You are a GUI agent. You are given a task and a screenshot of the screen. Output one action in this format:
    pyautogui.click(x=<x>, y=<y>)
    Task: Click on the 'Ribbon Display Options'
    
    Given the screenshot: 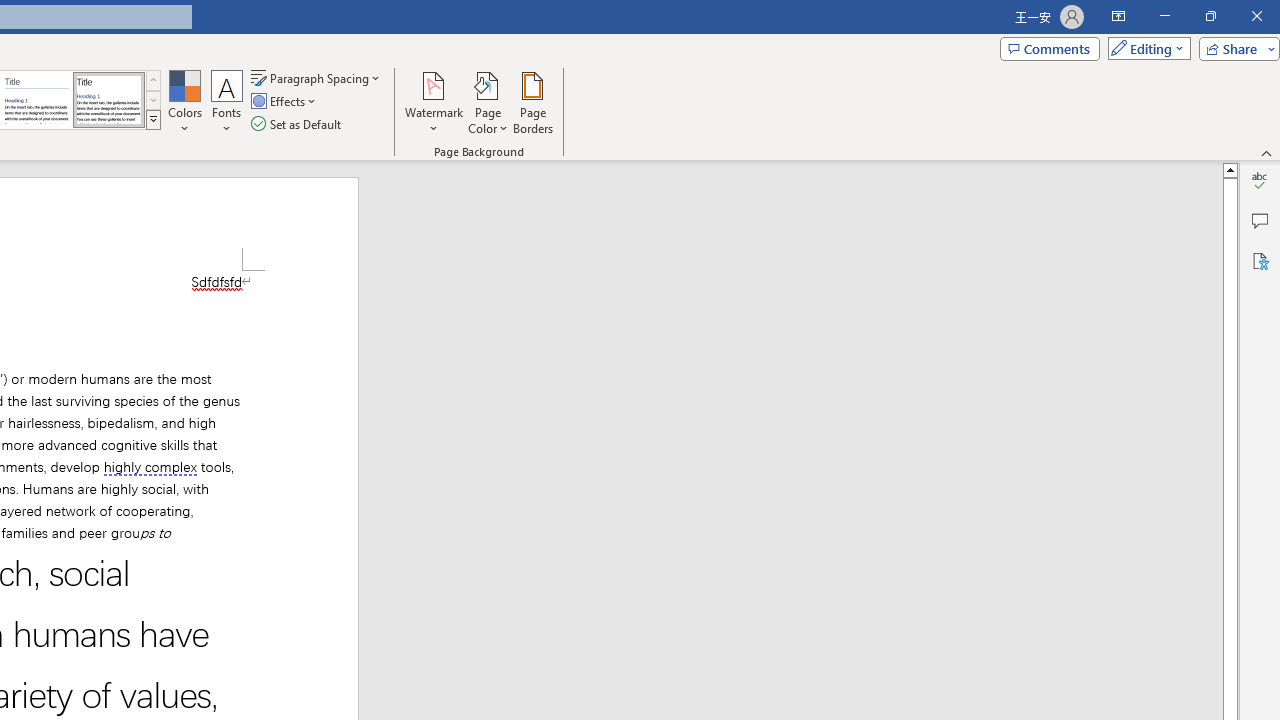 What is the action you would take?
    pyautogui.click(x=1117, y=16)
    